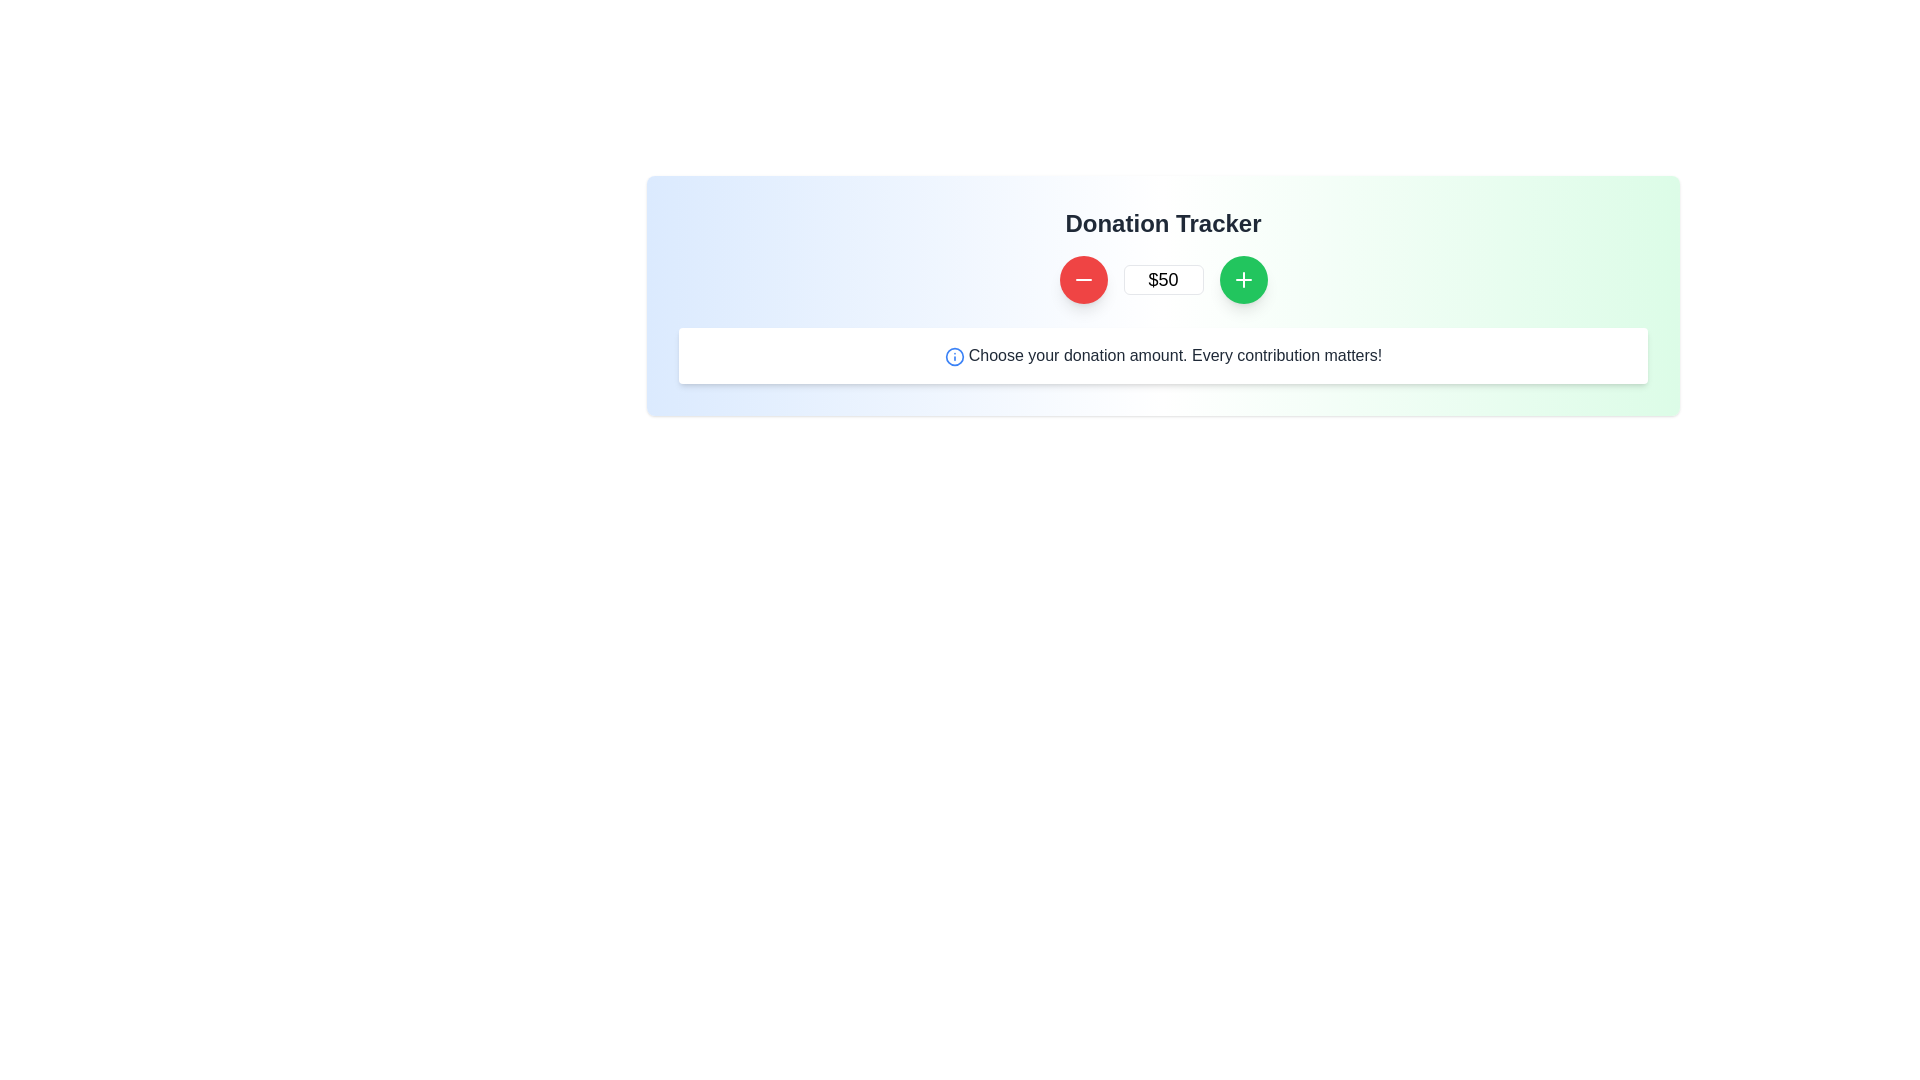 The image size is (1920, 1080). I want to click on the small, circular, green button with a white plus sign, so click(1242, 280).